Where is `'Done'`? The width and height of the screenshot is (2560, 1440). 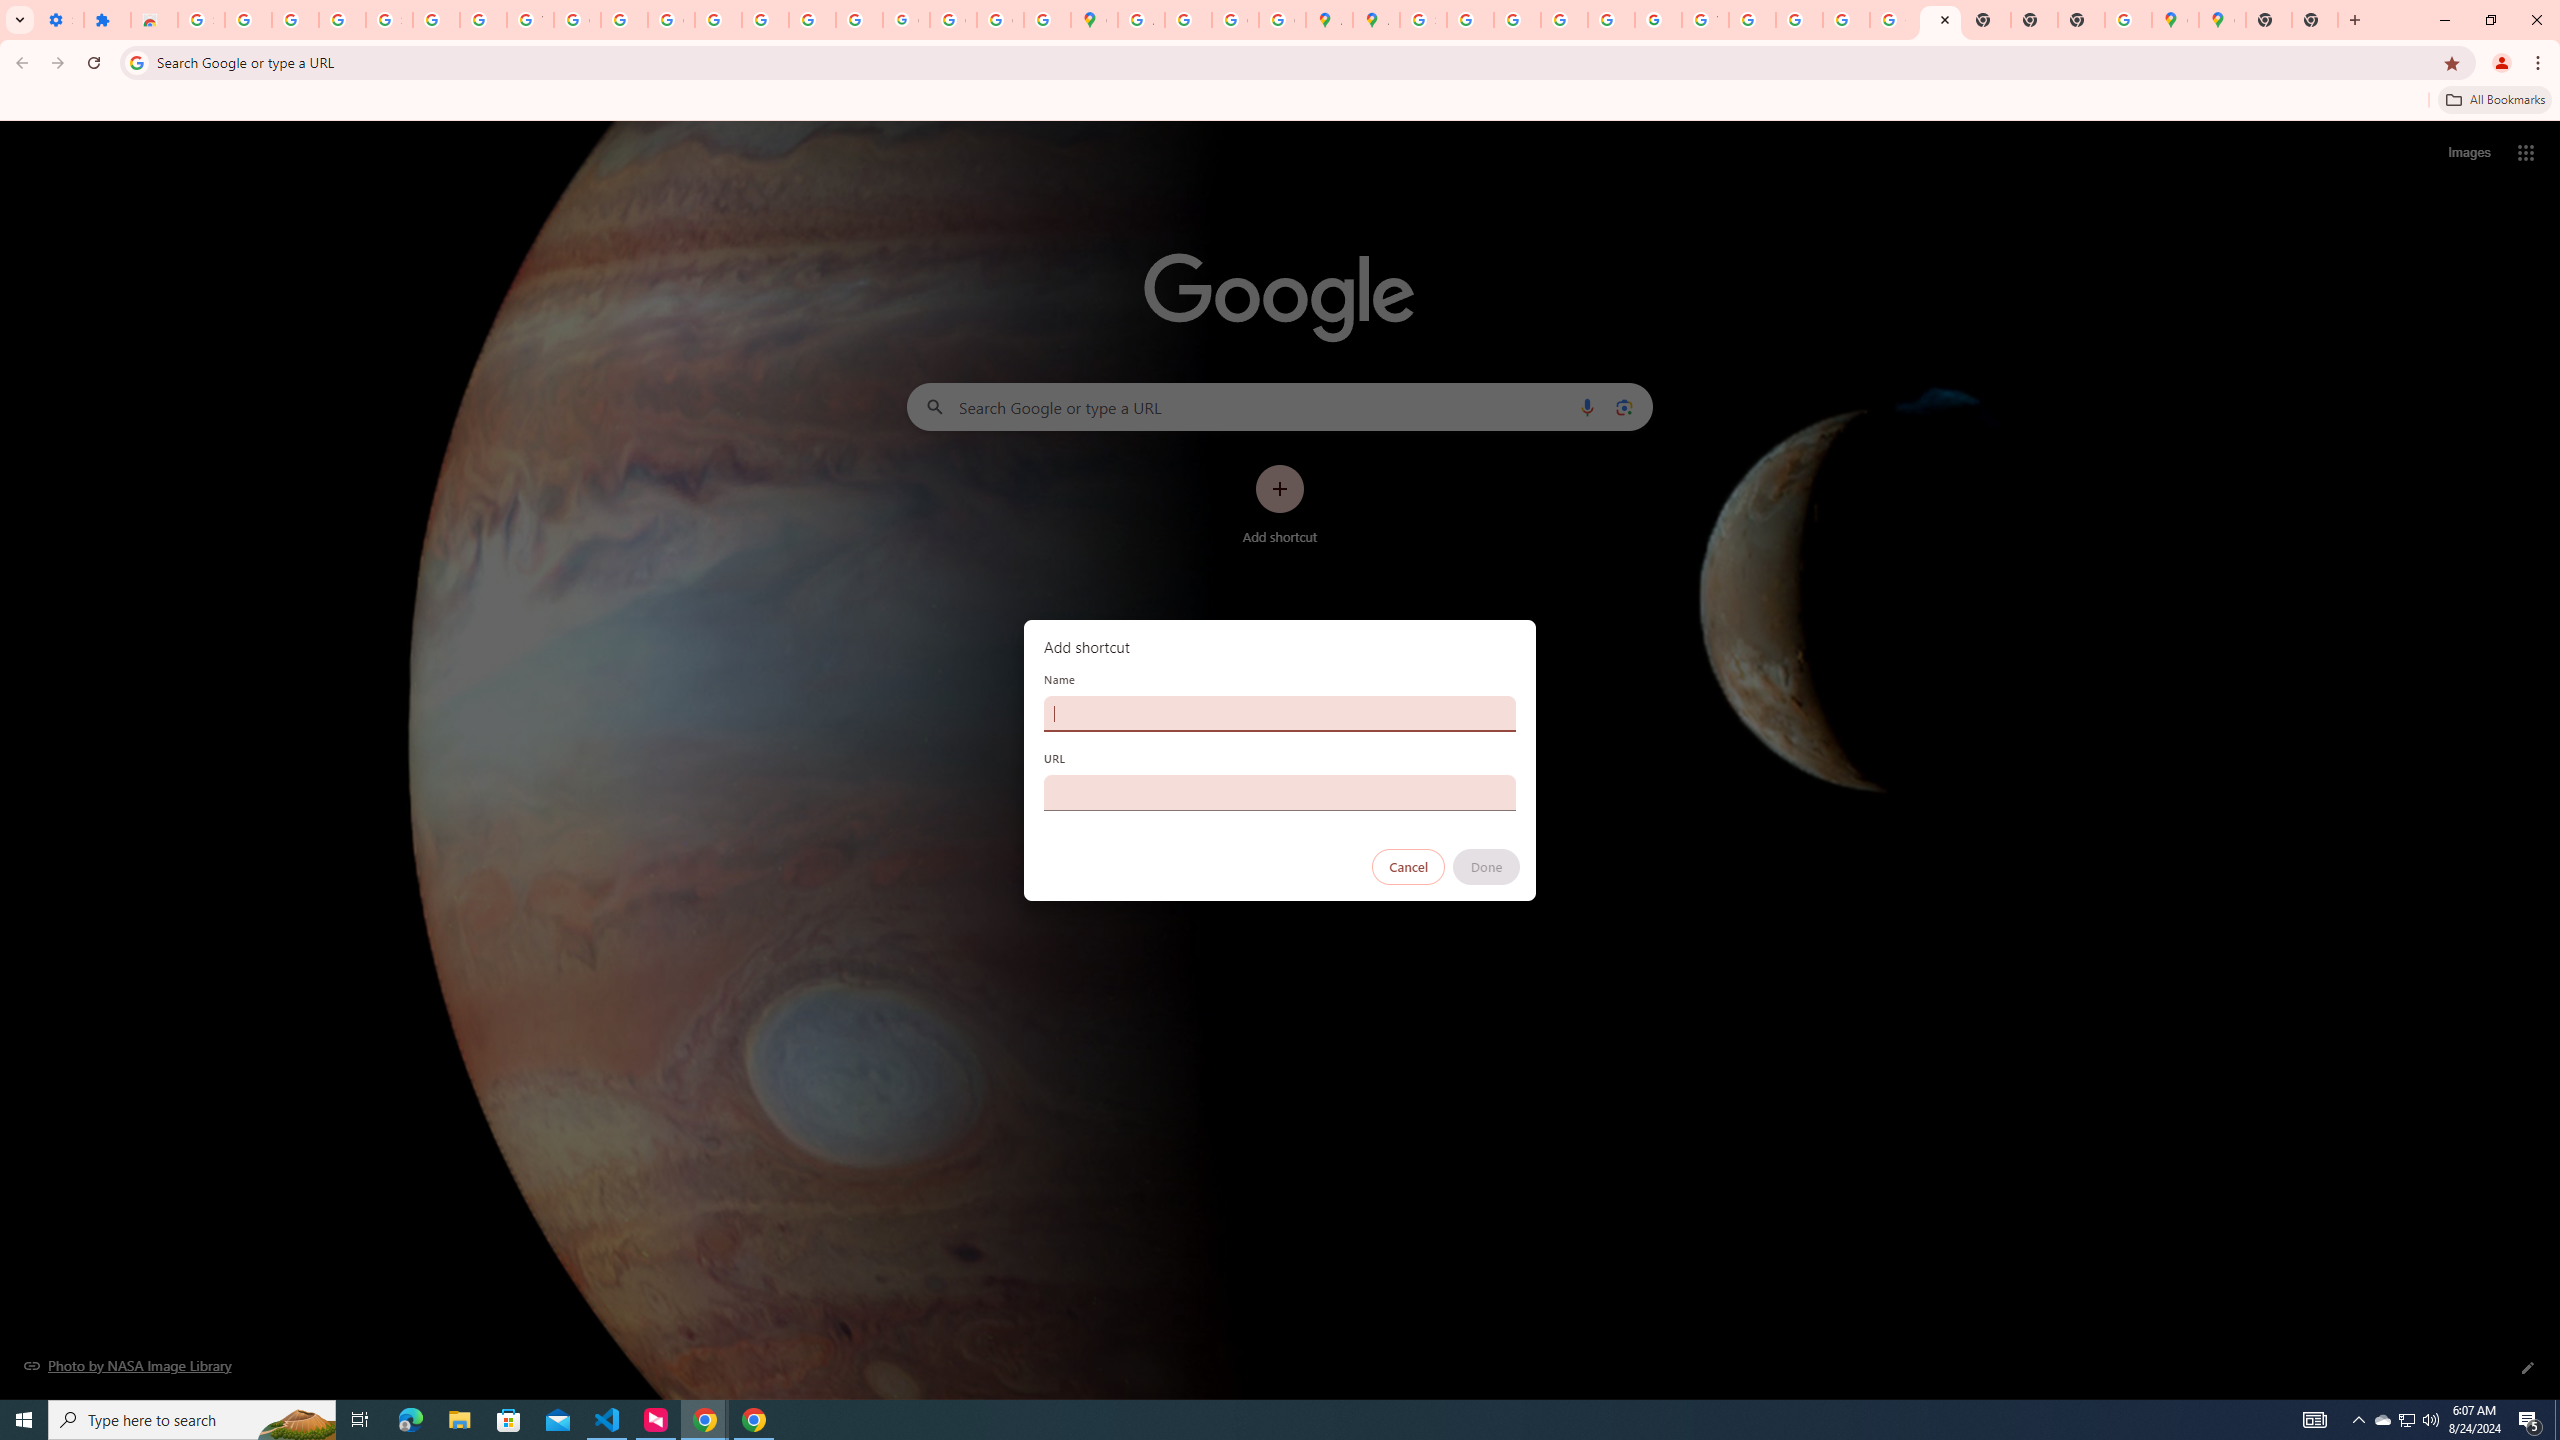 'Done' is located at coordinates (1487, 866).